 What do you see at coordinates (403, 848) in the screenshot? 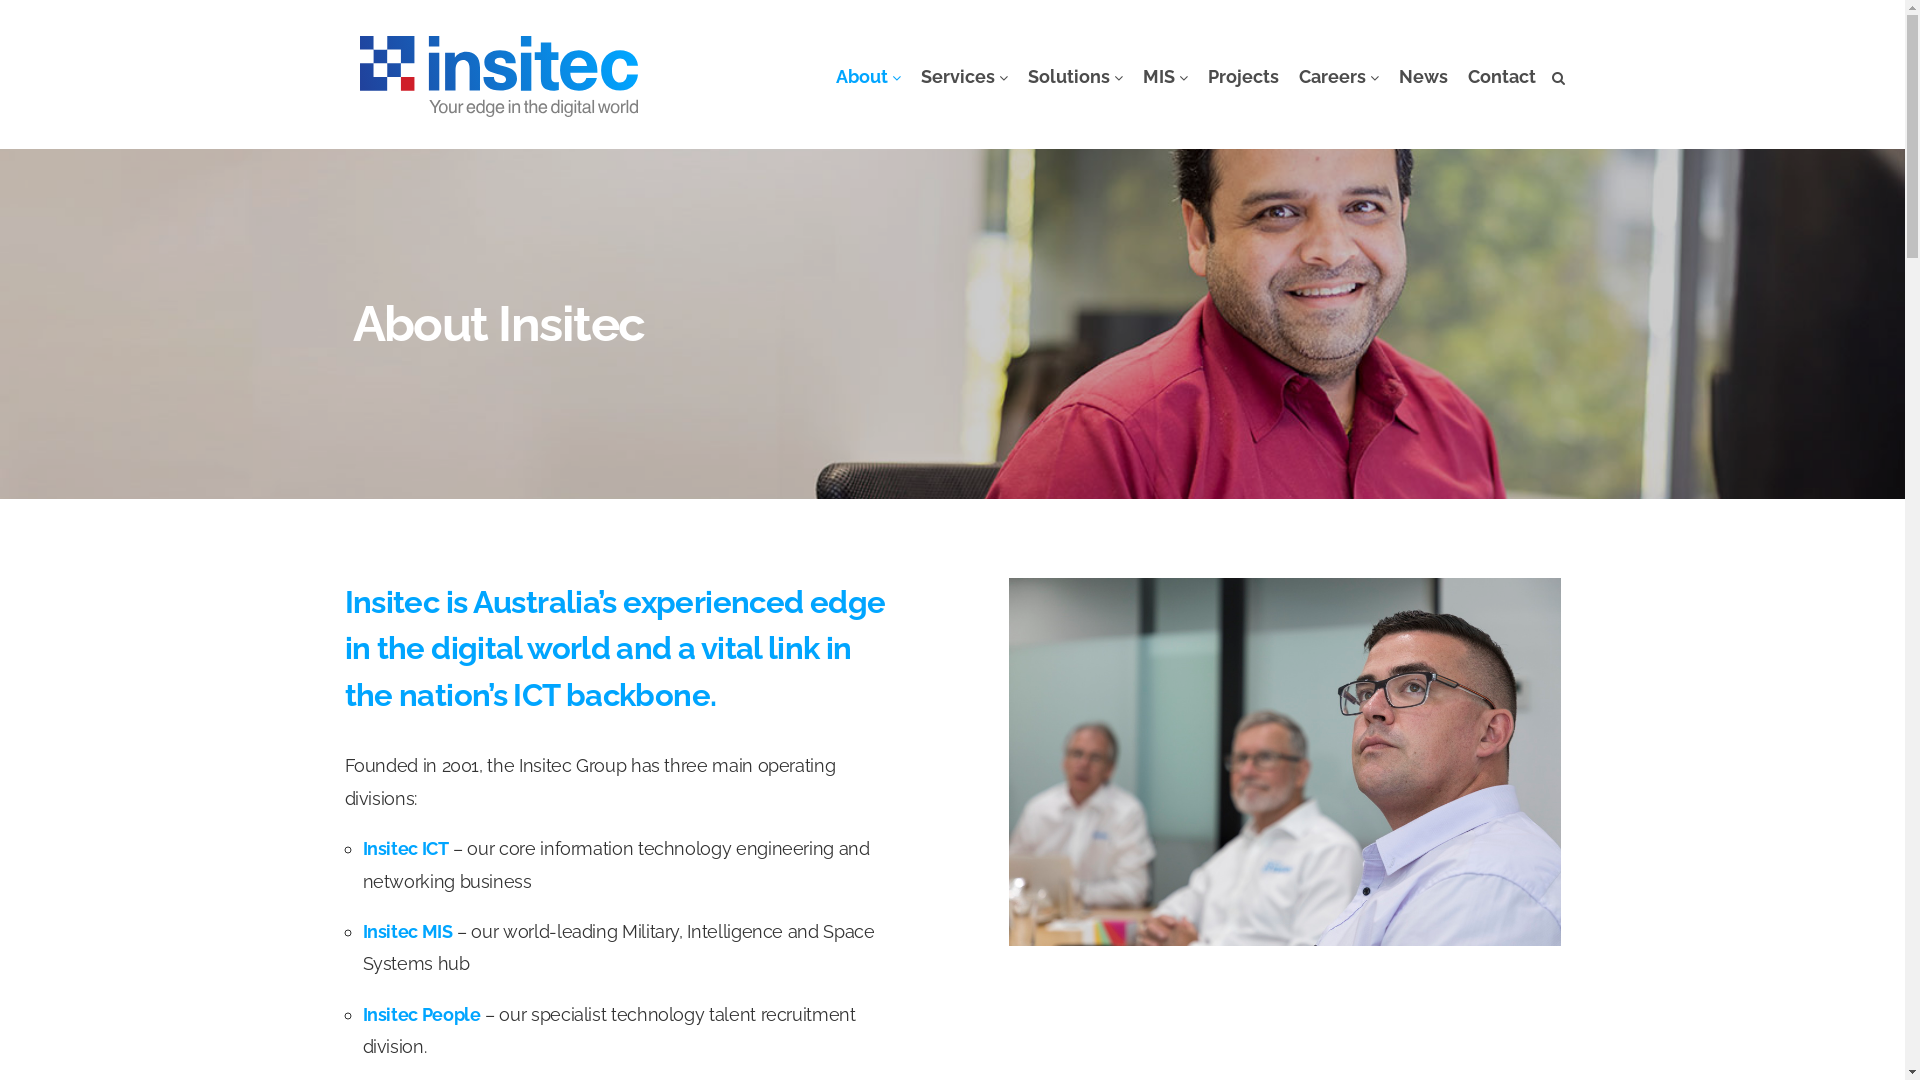
I see `'Insitec ICT'` at bounding box center [403, 848].